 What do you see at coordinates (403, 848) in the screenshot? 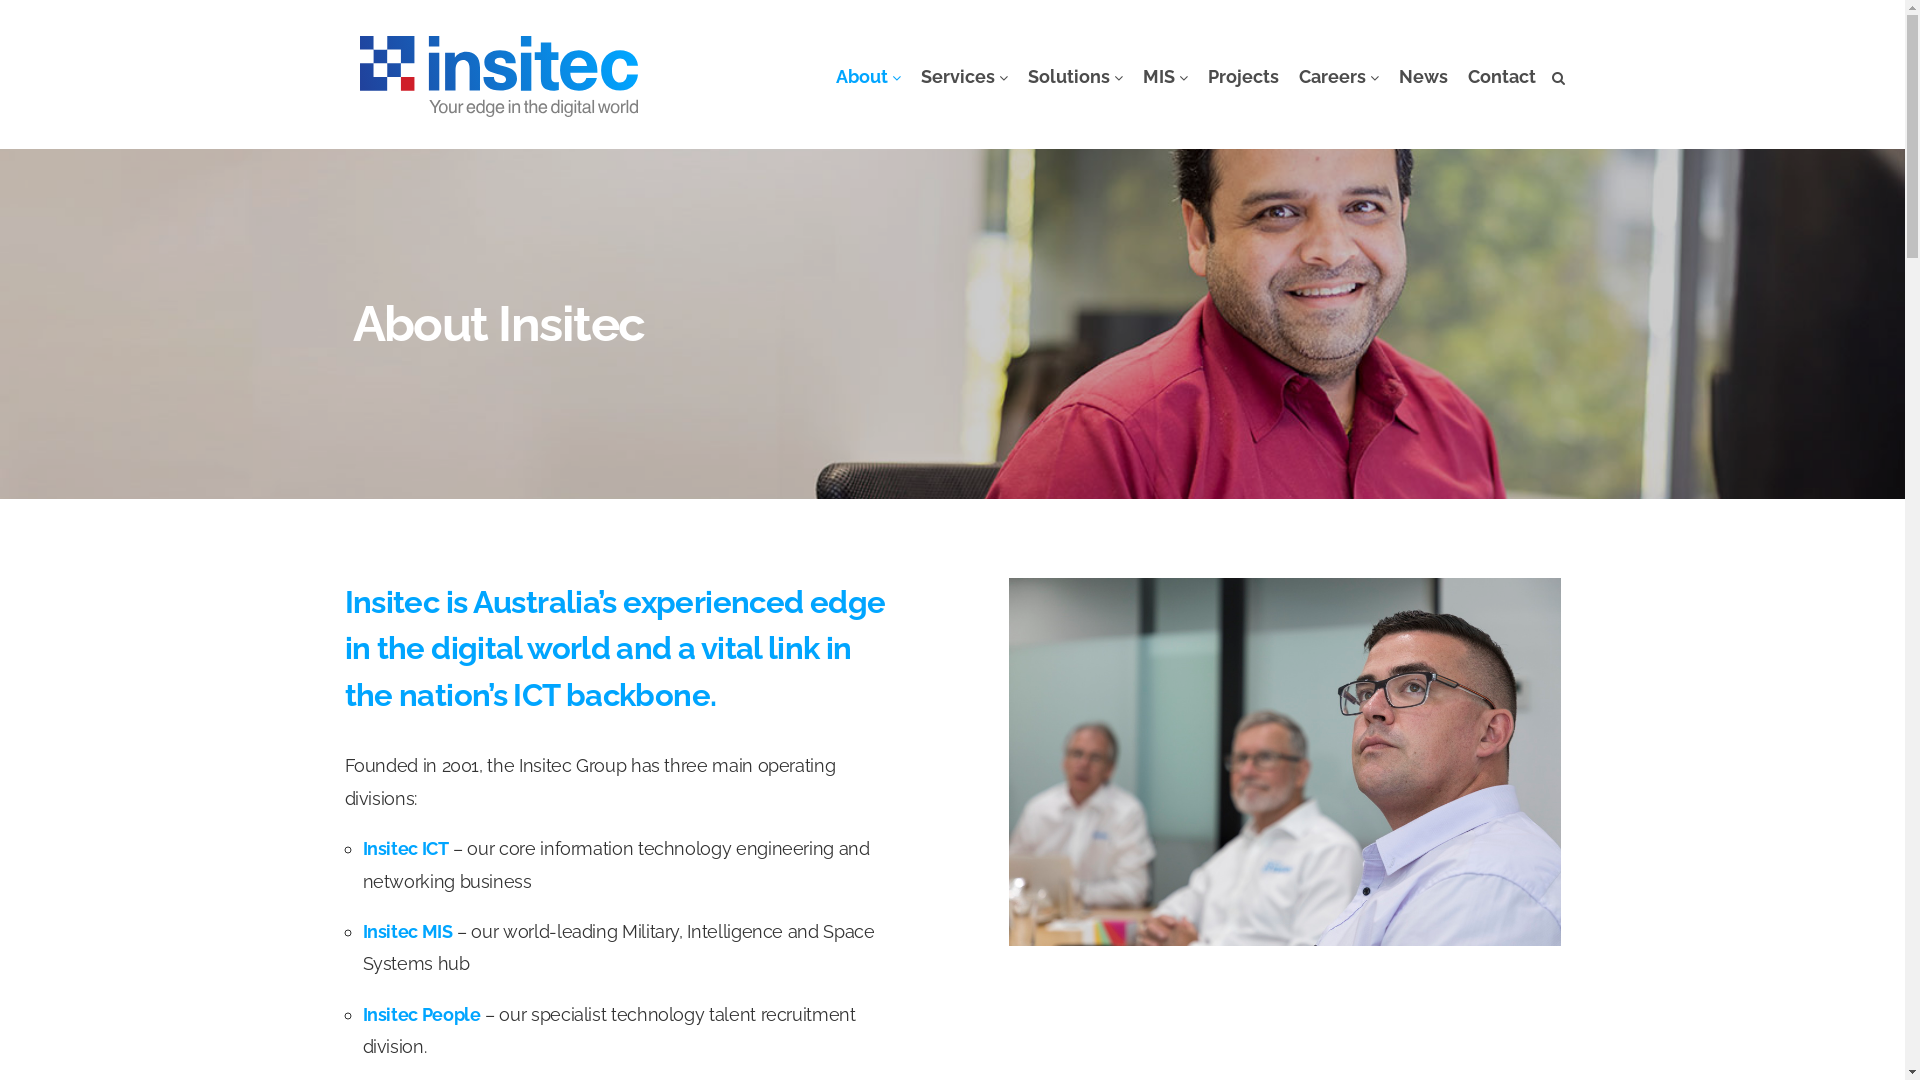
I see `'Insitec ICT'` at bounding box center [403, 848].